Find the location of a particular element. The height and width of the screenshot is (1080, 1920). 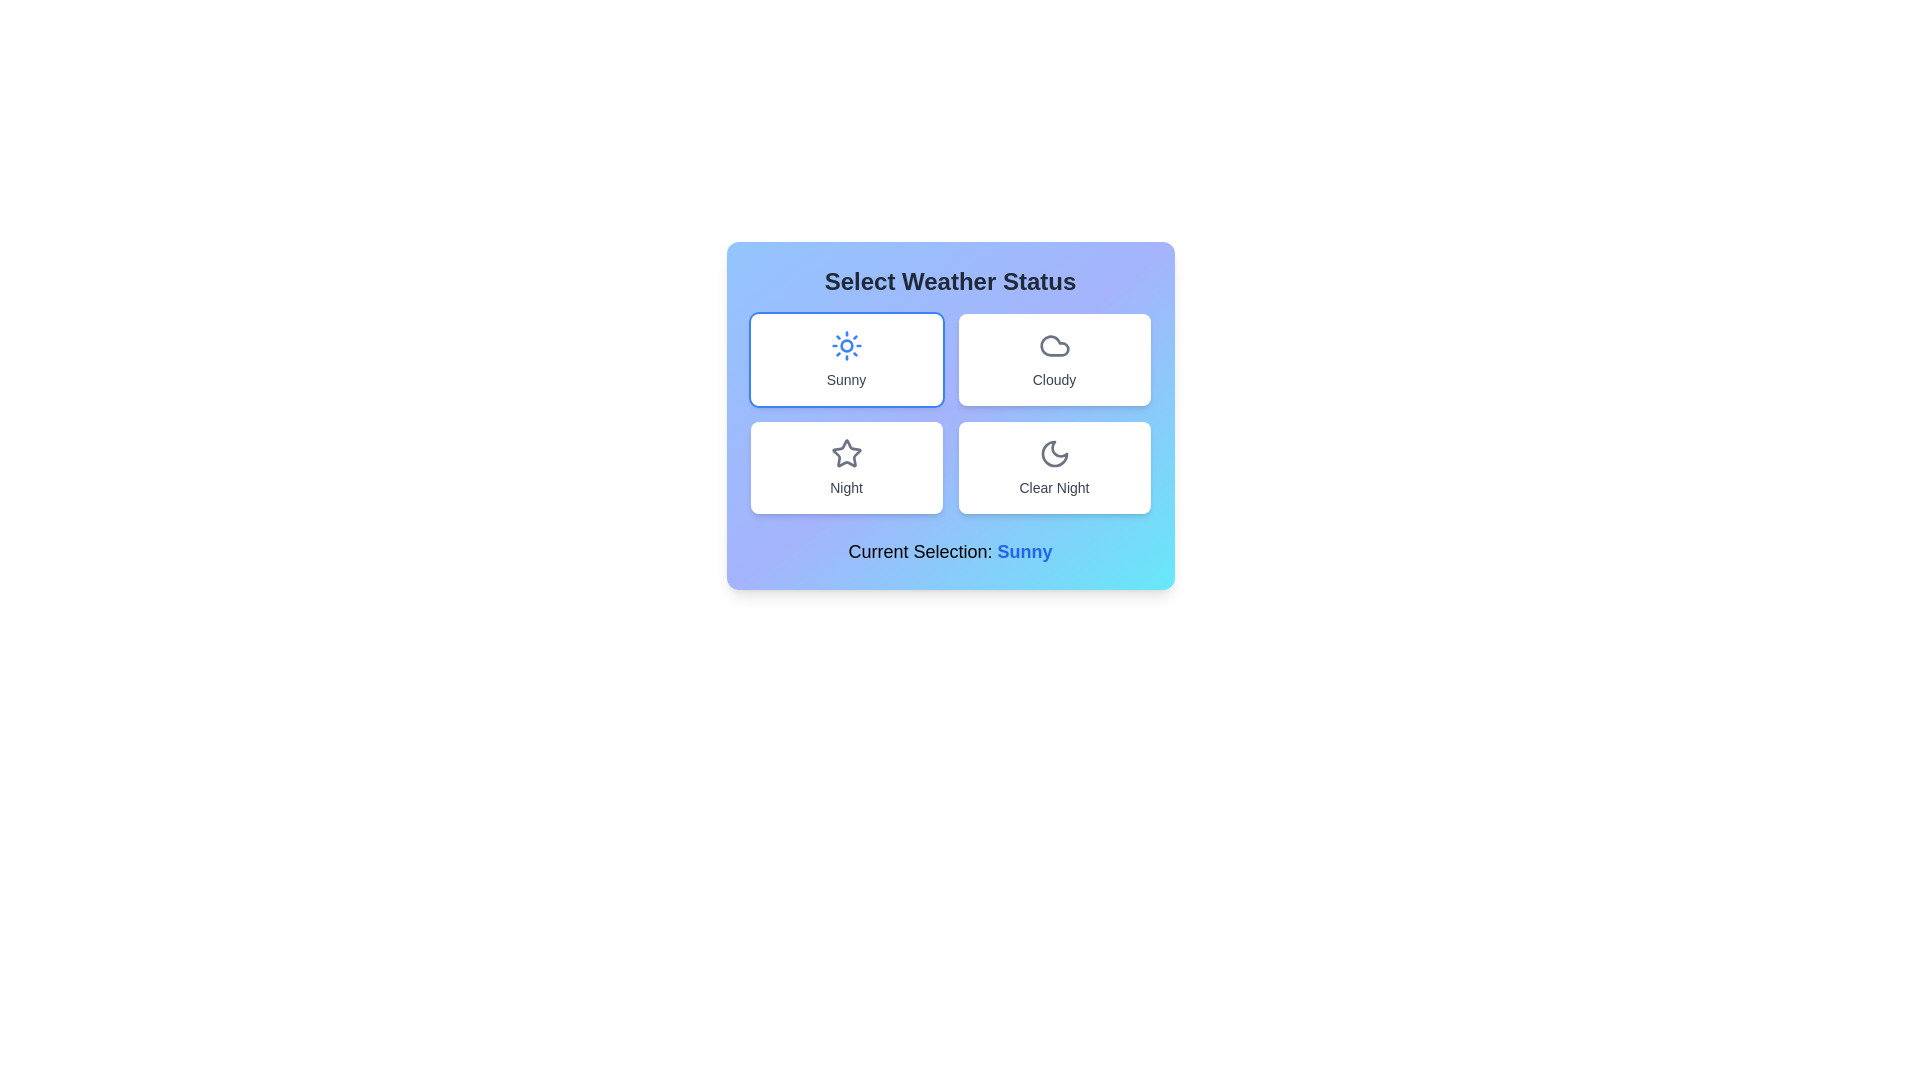

the 'Cloudy' button, which is a rounded rectangular card with a white background and a cloud icon, located in the top-right corner of the grid is located at coordinates (1053, 358).